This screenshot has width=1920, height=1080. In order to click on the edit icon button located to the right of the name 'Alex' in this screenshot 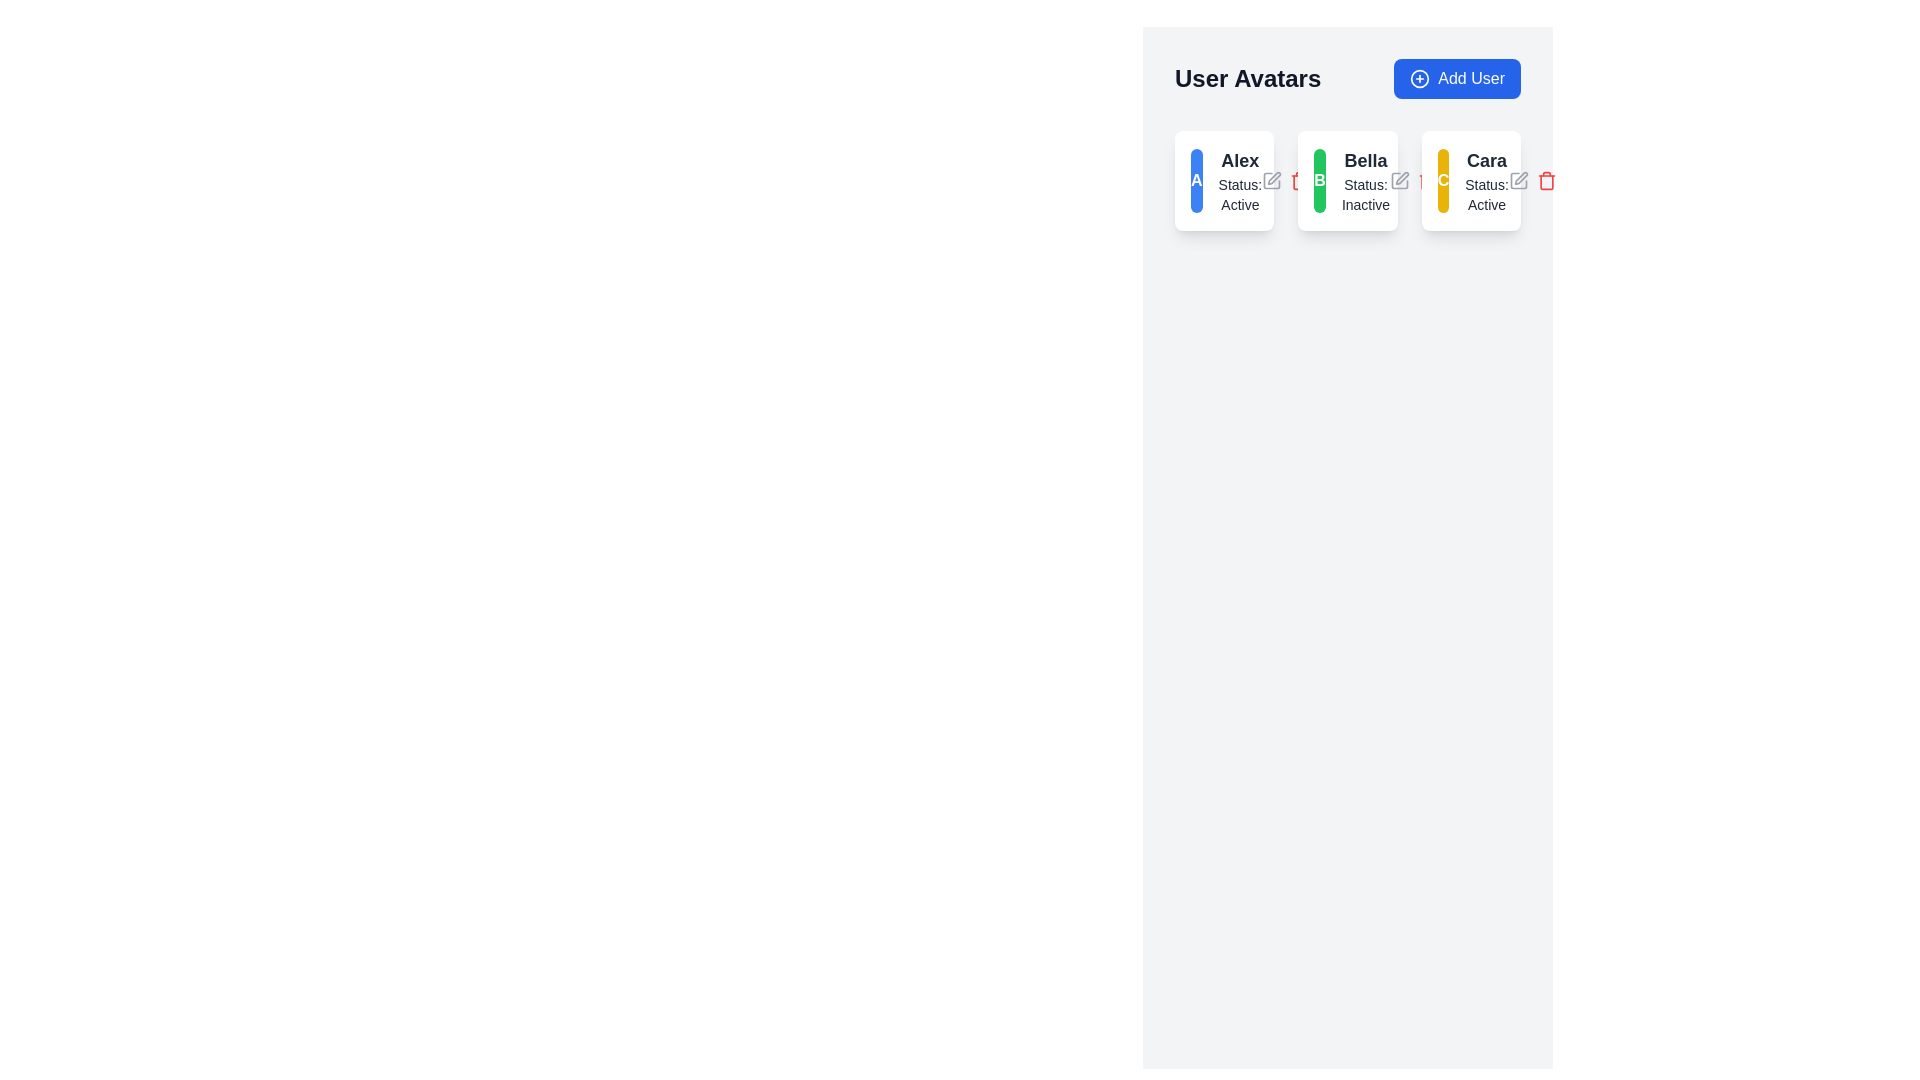, I will do `click(1271, 181)`.